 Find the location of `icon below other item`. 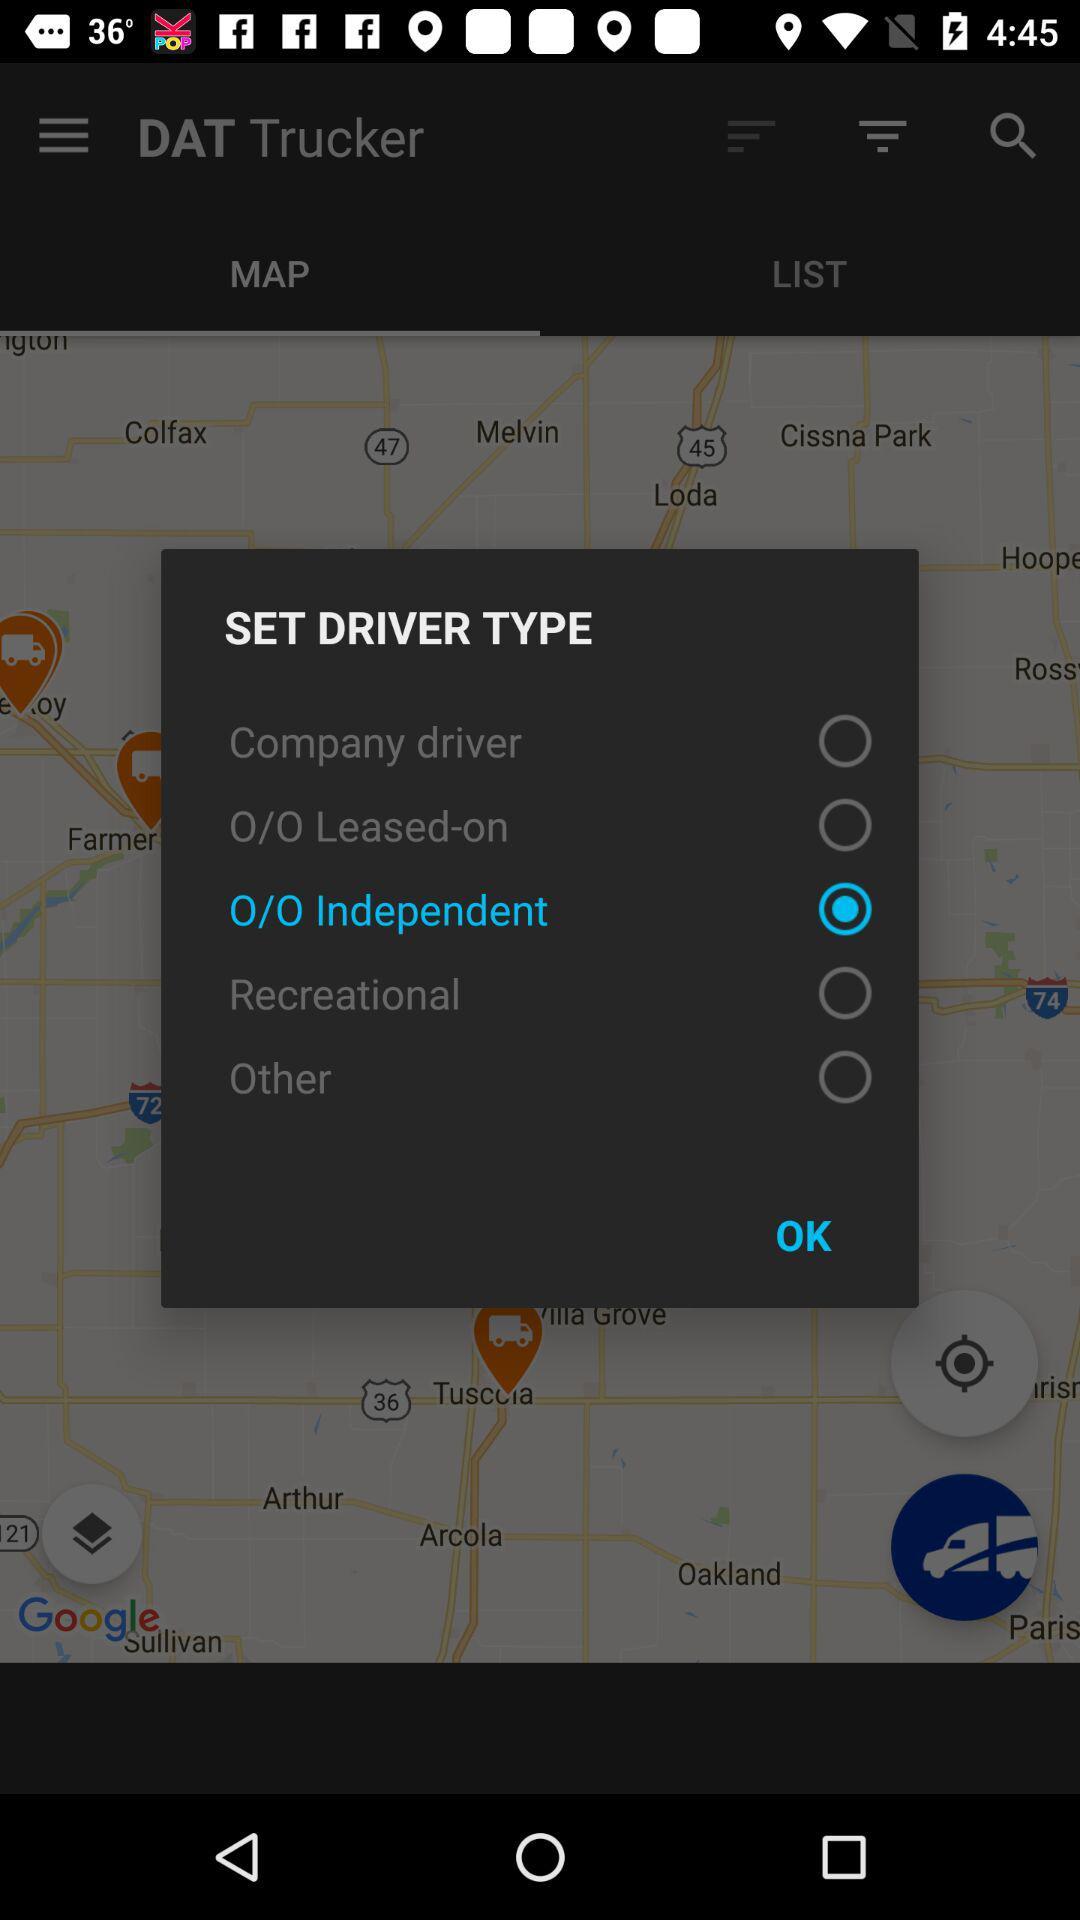

icon below other item is located at coordinates (802, 1233).